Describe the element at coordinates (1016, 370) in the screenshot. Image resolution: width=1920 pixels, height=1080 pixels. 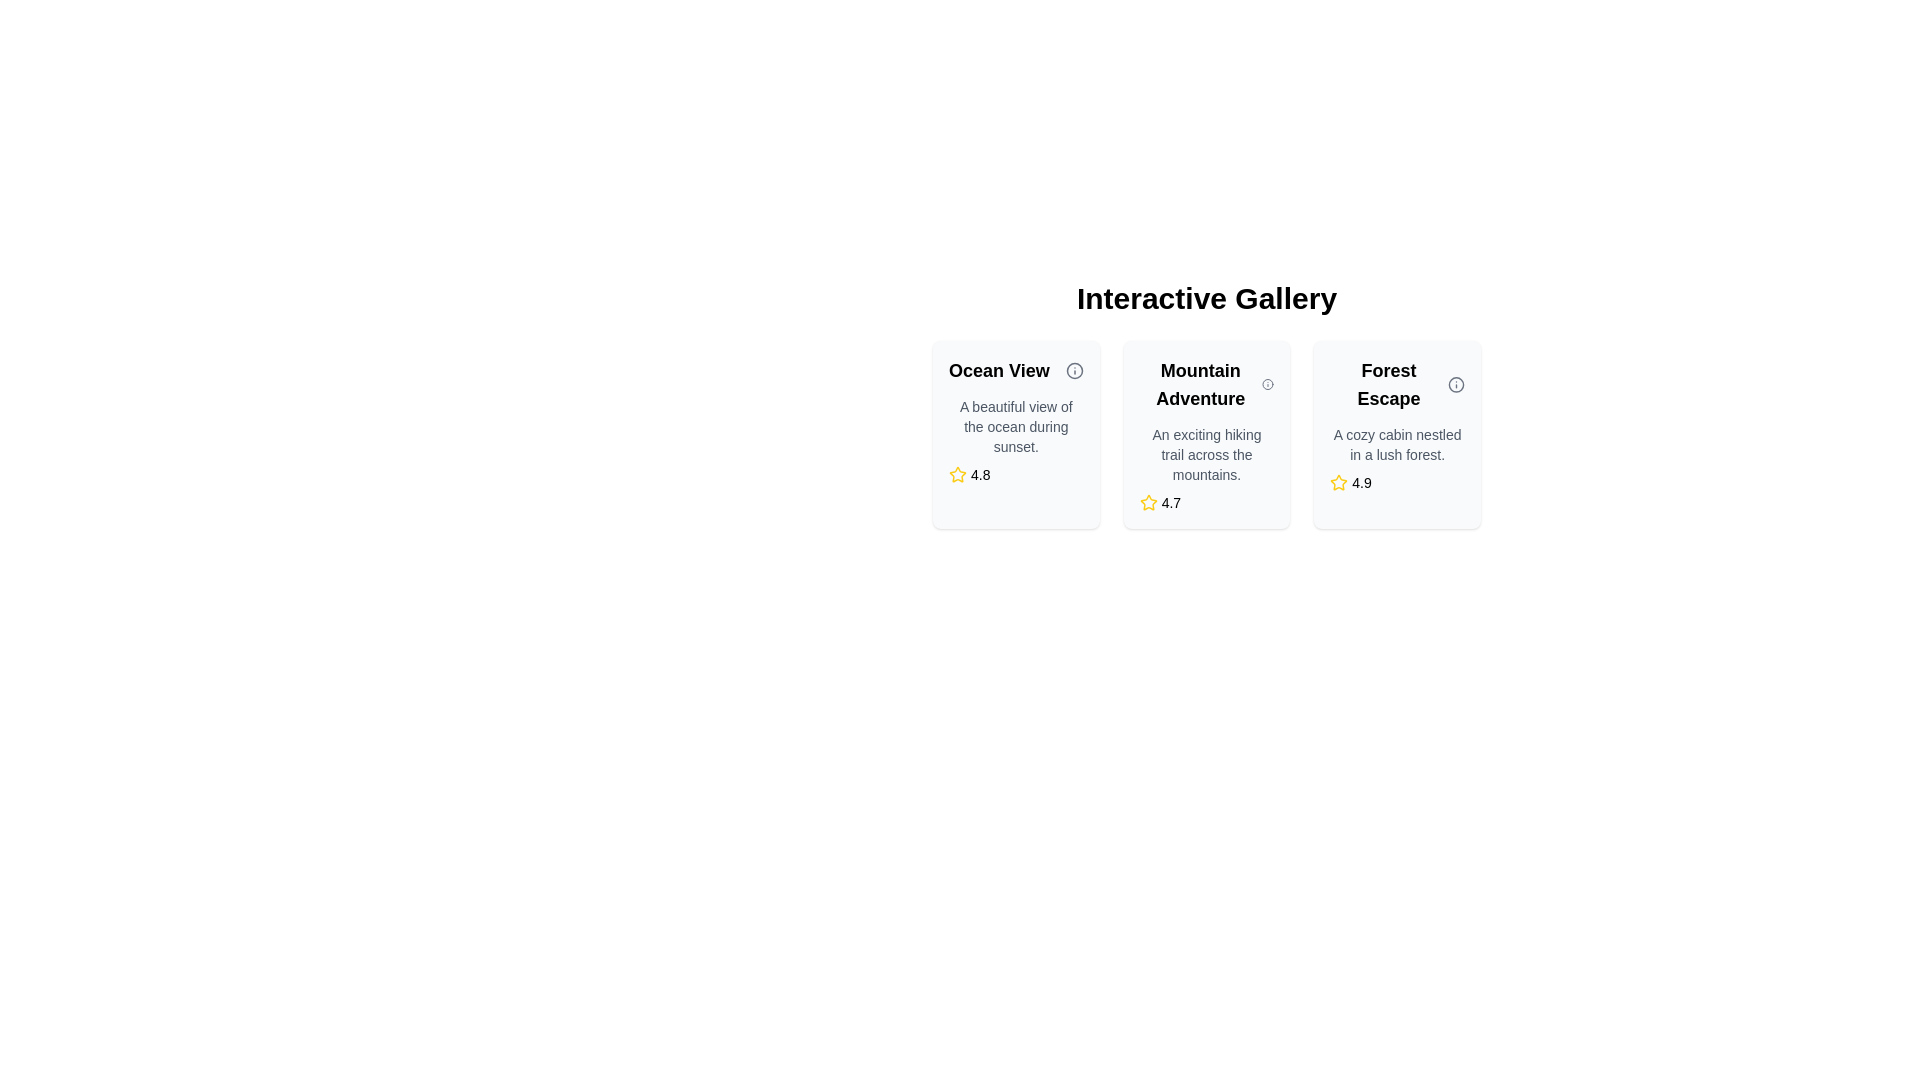
I see `the text label reading 'Ocean View', which is styled in bold and larger font, located at the top left of the first card in a horizontally aligned group of cards` at that location.